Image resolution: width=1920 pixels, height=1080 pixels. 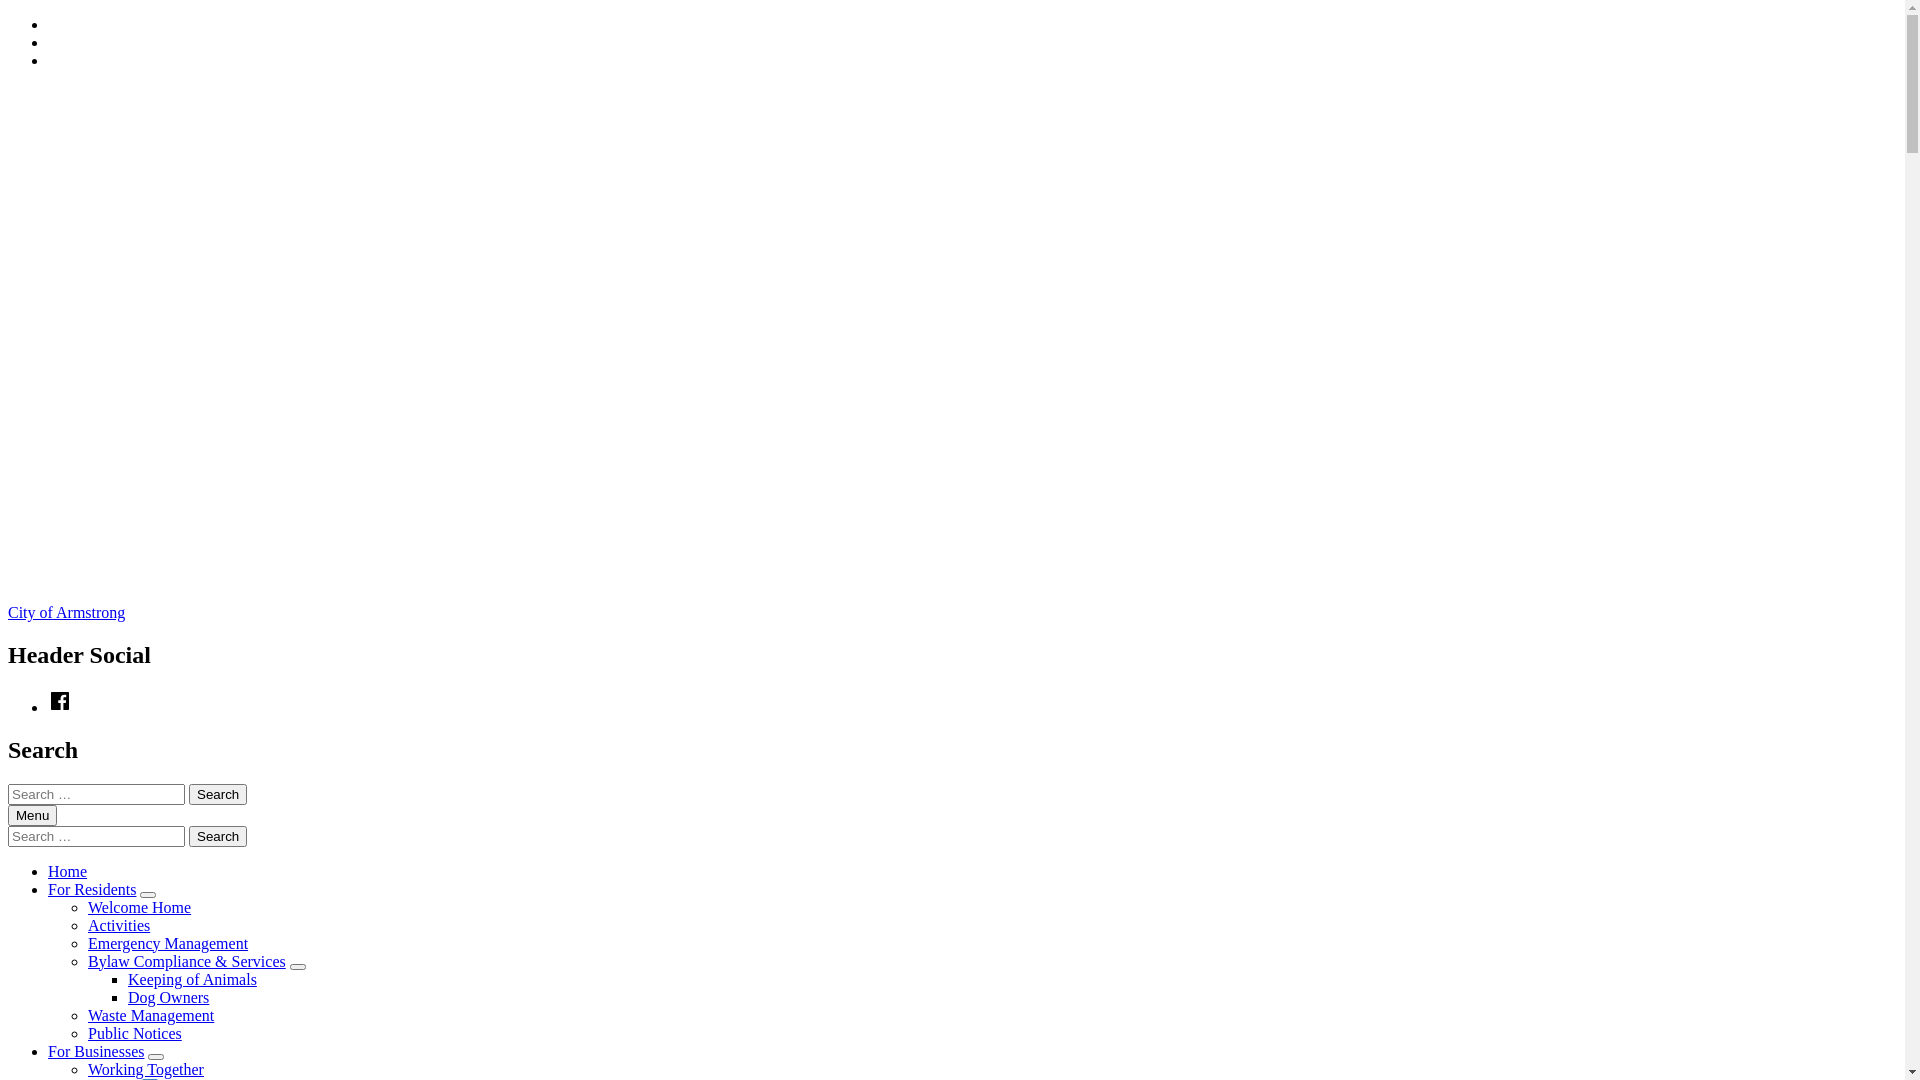 What do you see at coordinates (32, 815) in the screenshot?
I see `'Menu'` at bounding box center [32, 815].